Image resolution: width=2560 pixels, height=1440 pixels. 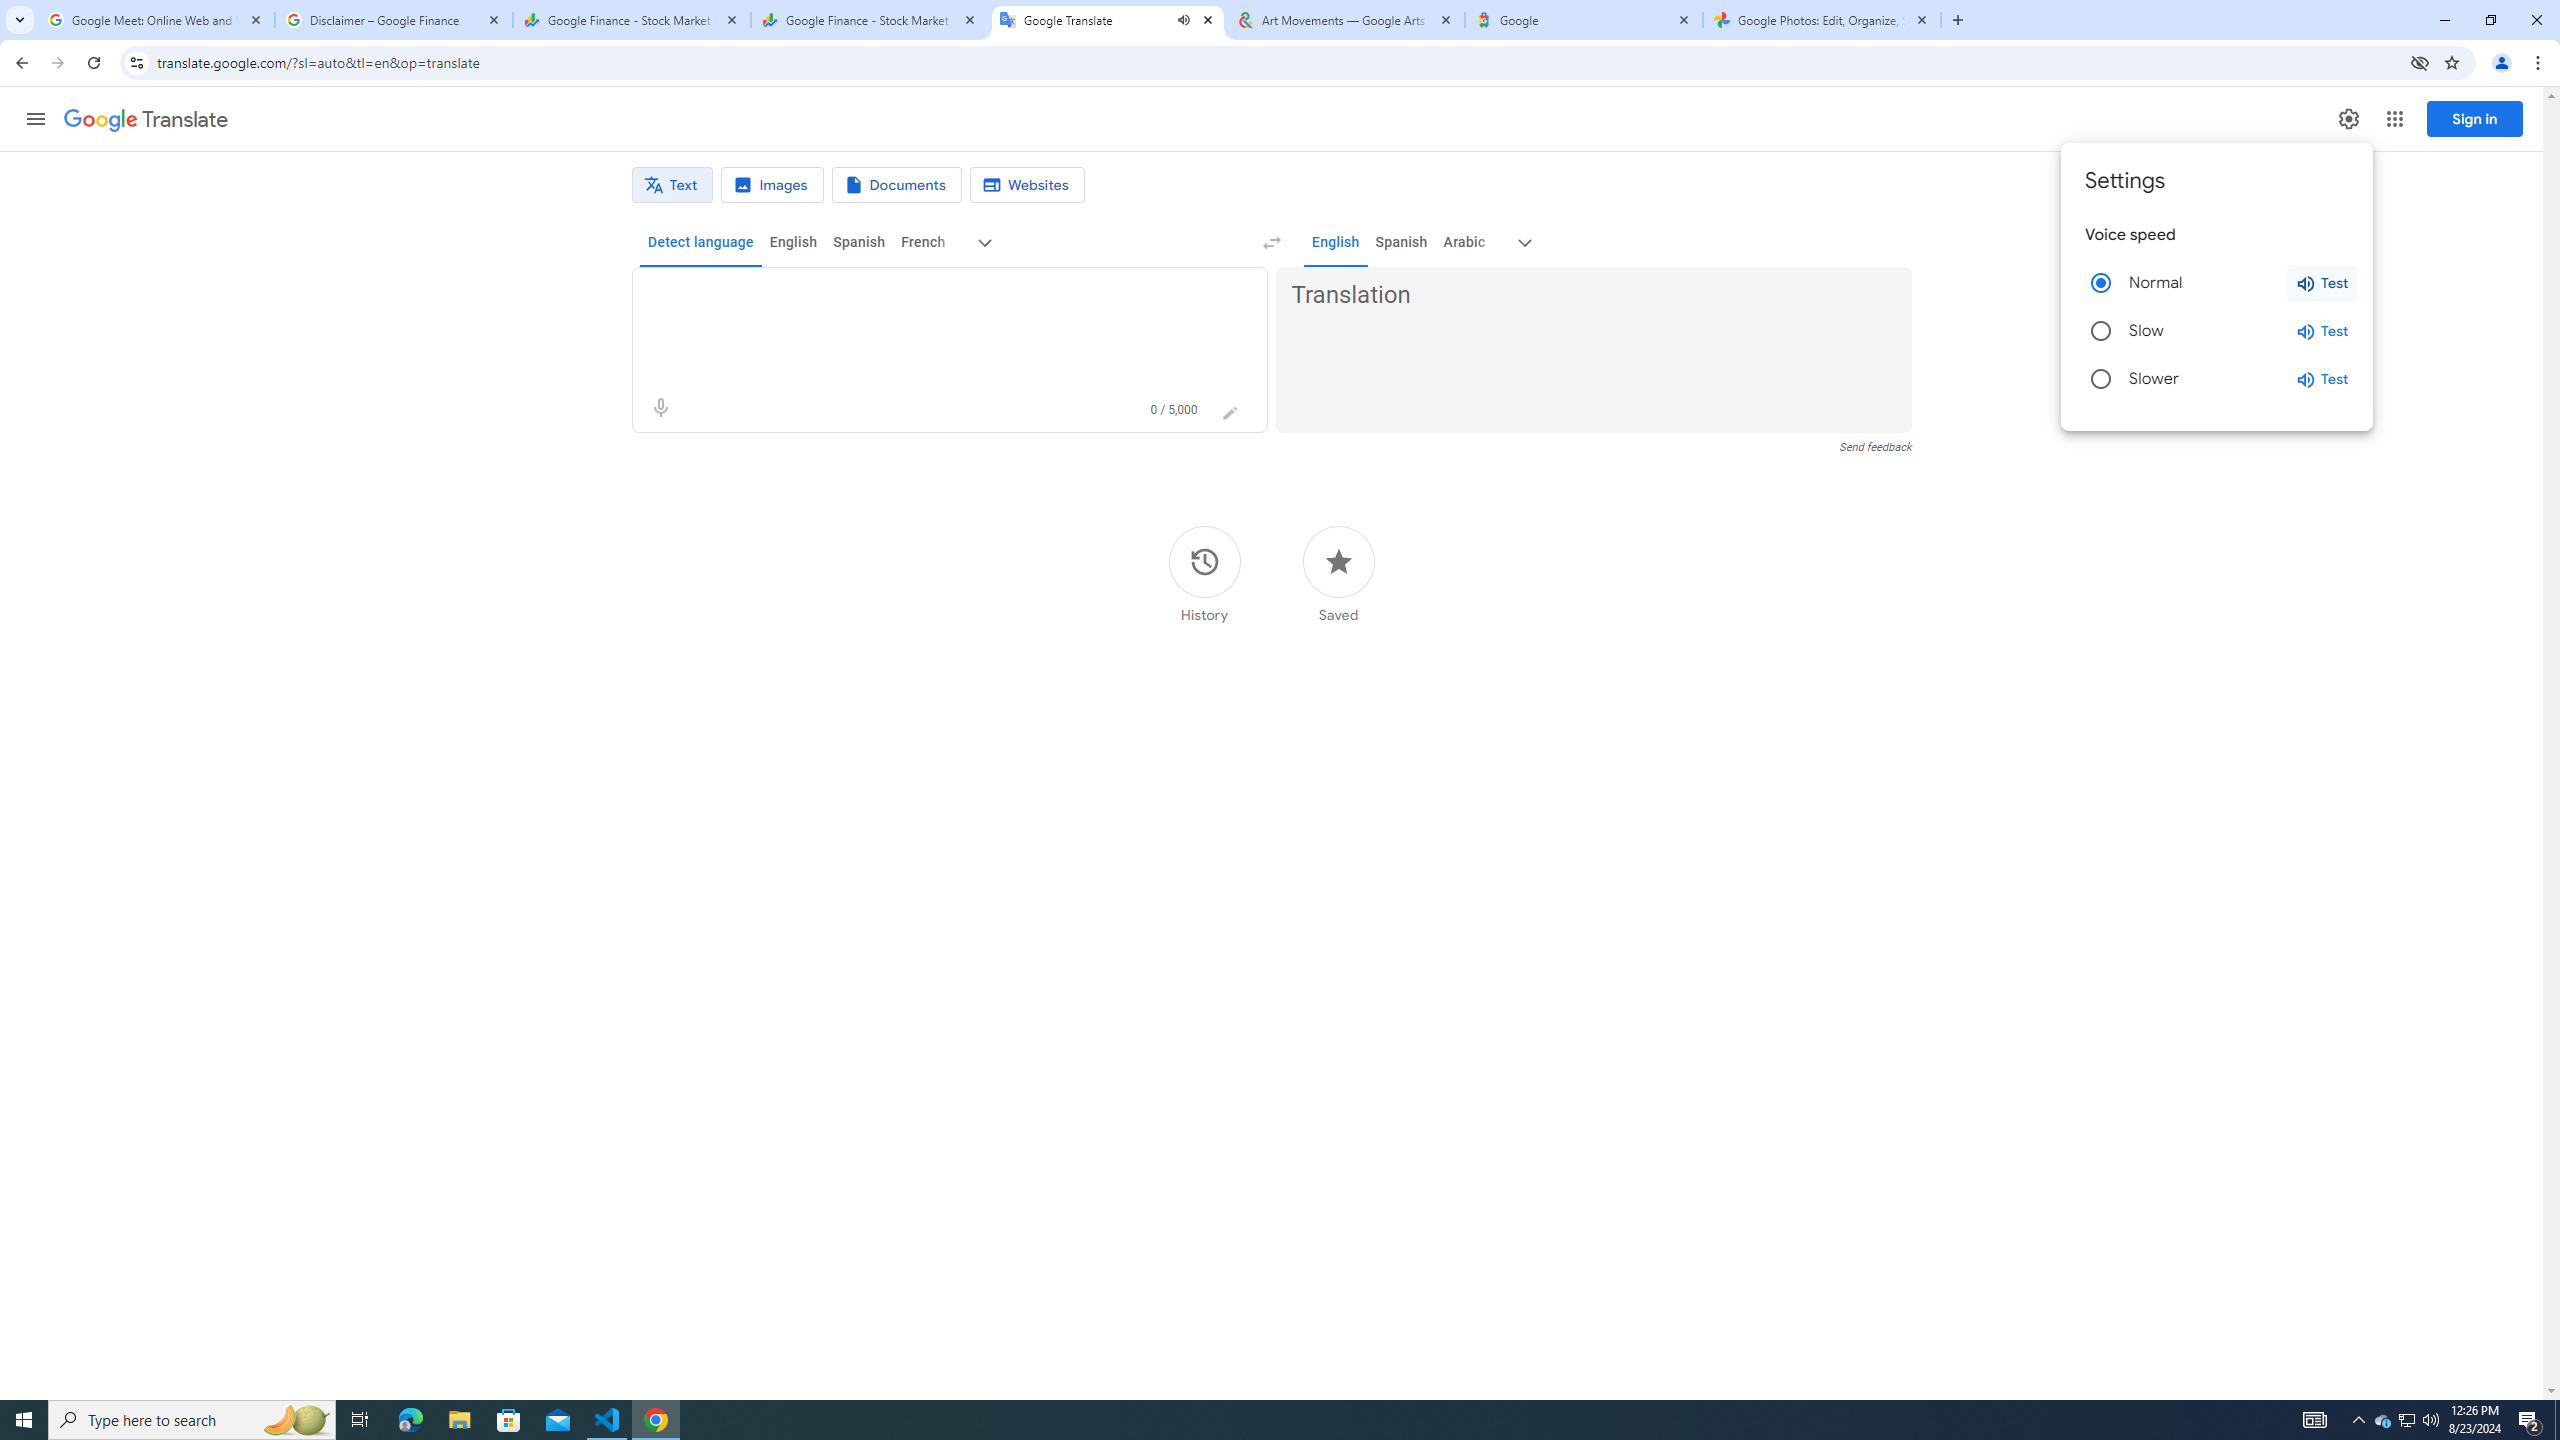 I want to click on 'Arabic', so click(x=1463, y=241).